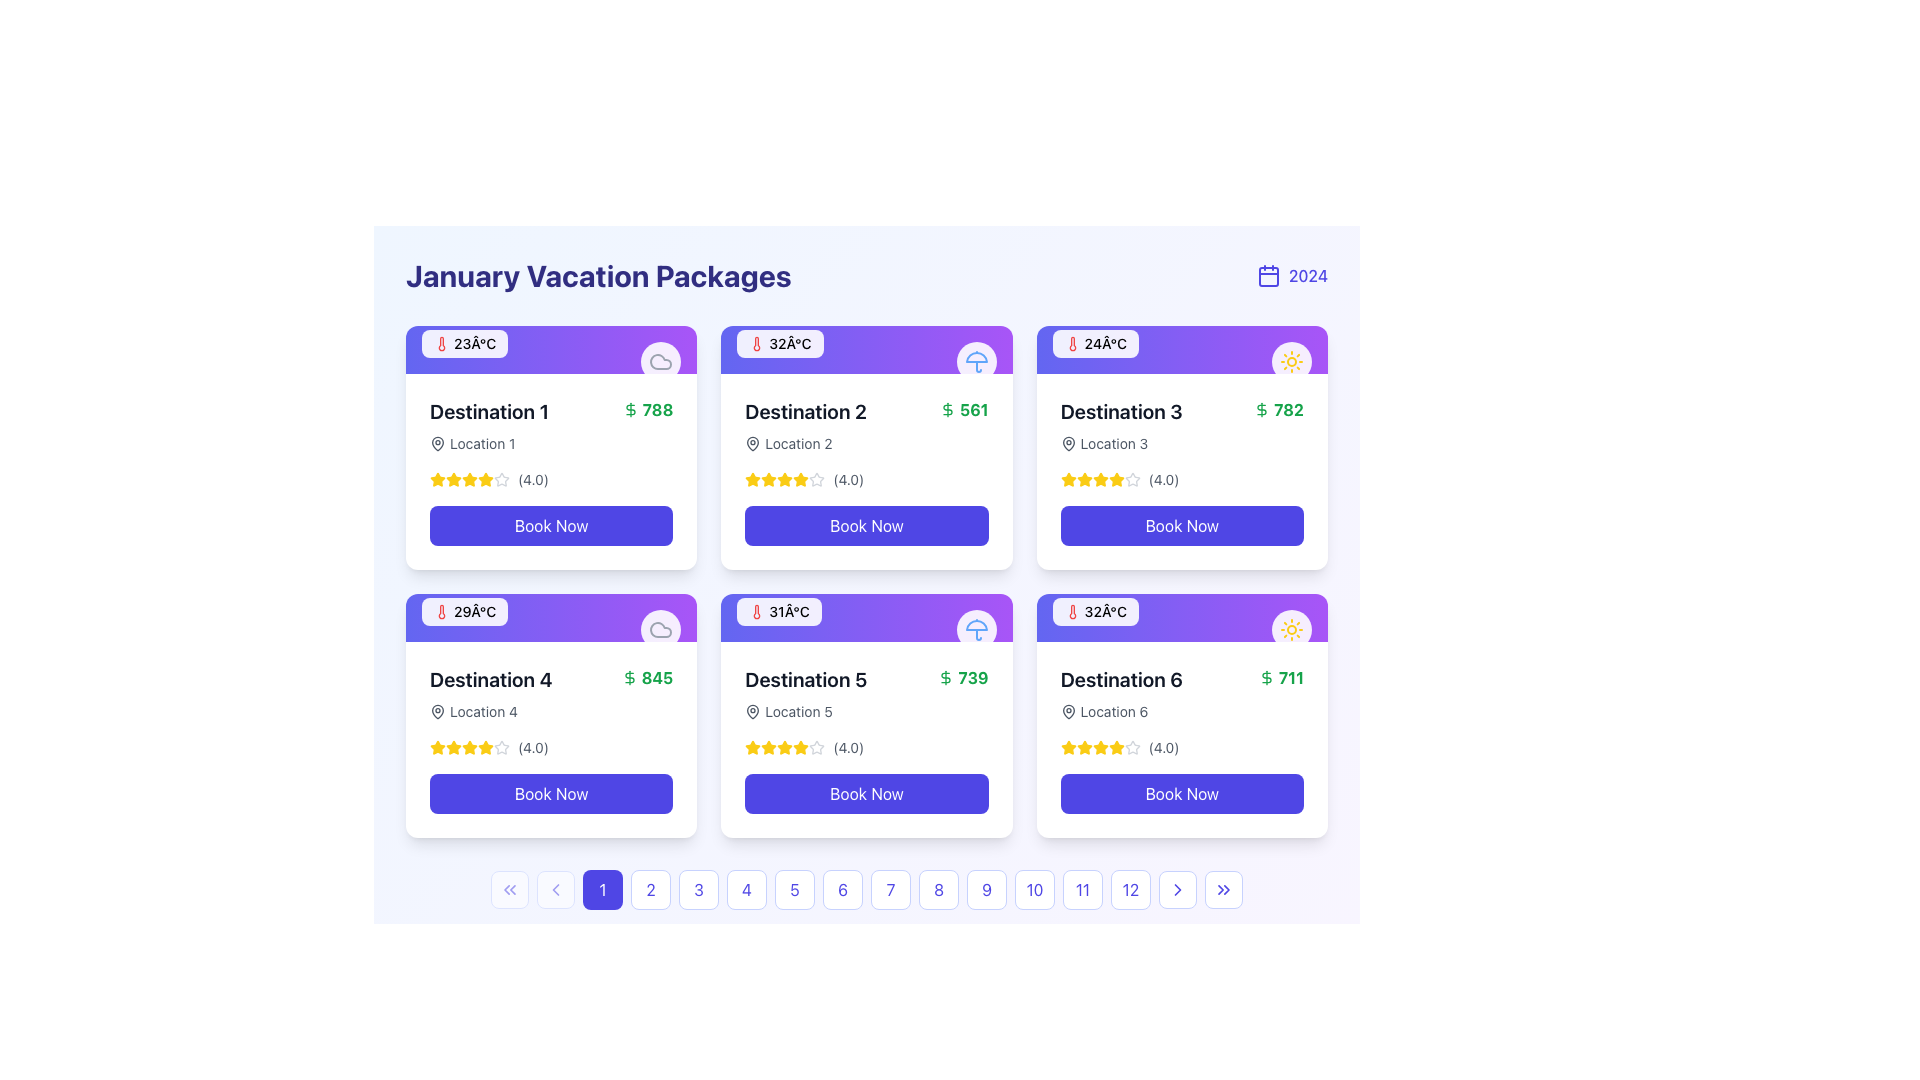 The width and height of the screenshot is (1920, 1080). I want to click on the small circular icon with a cloud outline located in the top-right corner of the 'Destination 1' card displaying '23°C', so click(661, 362).